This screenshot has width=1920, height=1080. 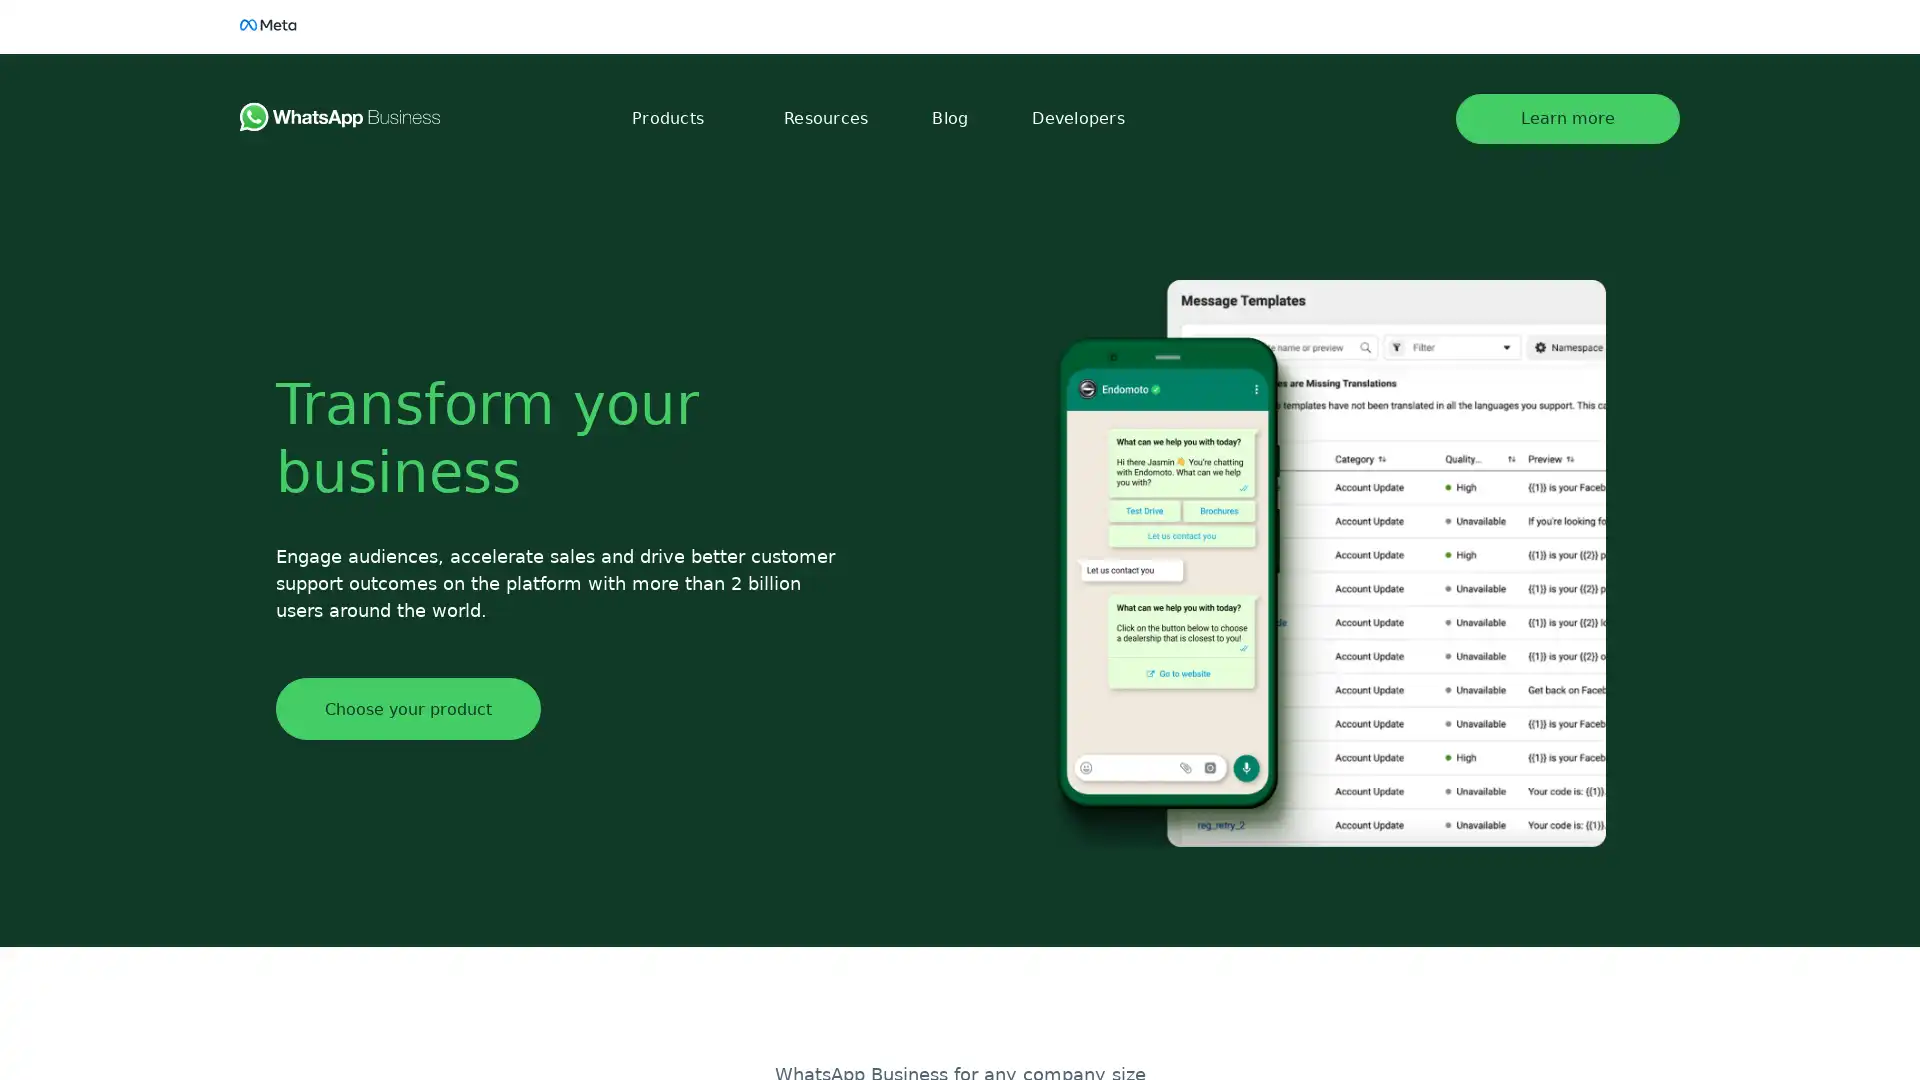 I want to click on Products, so click(x=667, y=117).